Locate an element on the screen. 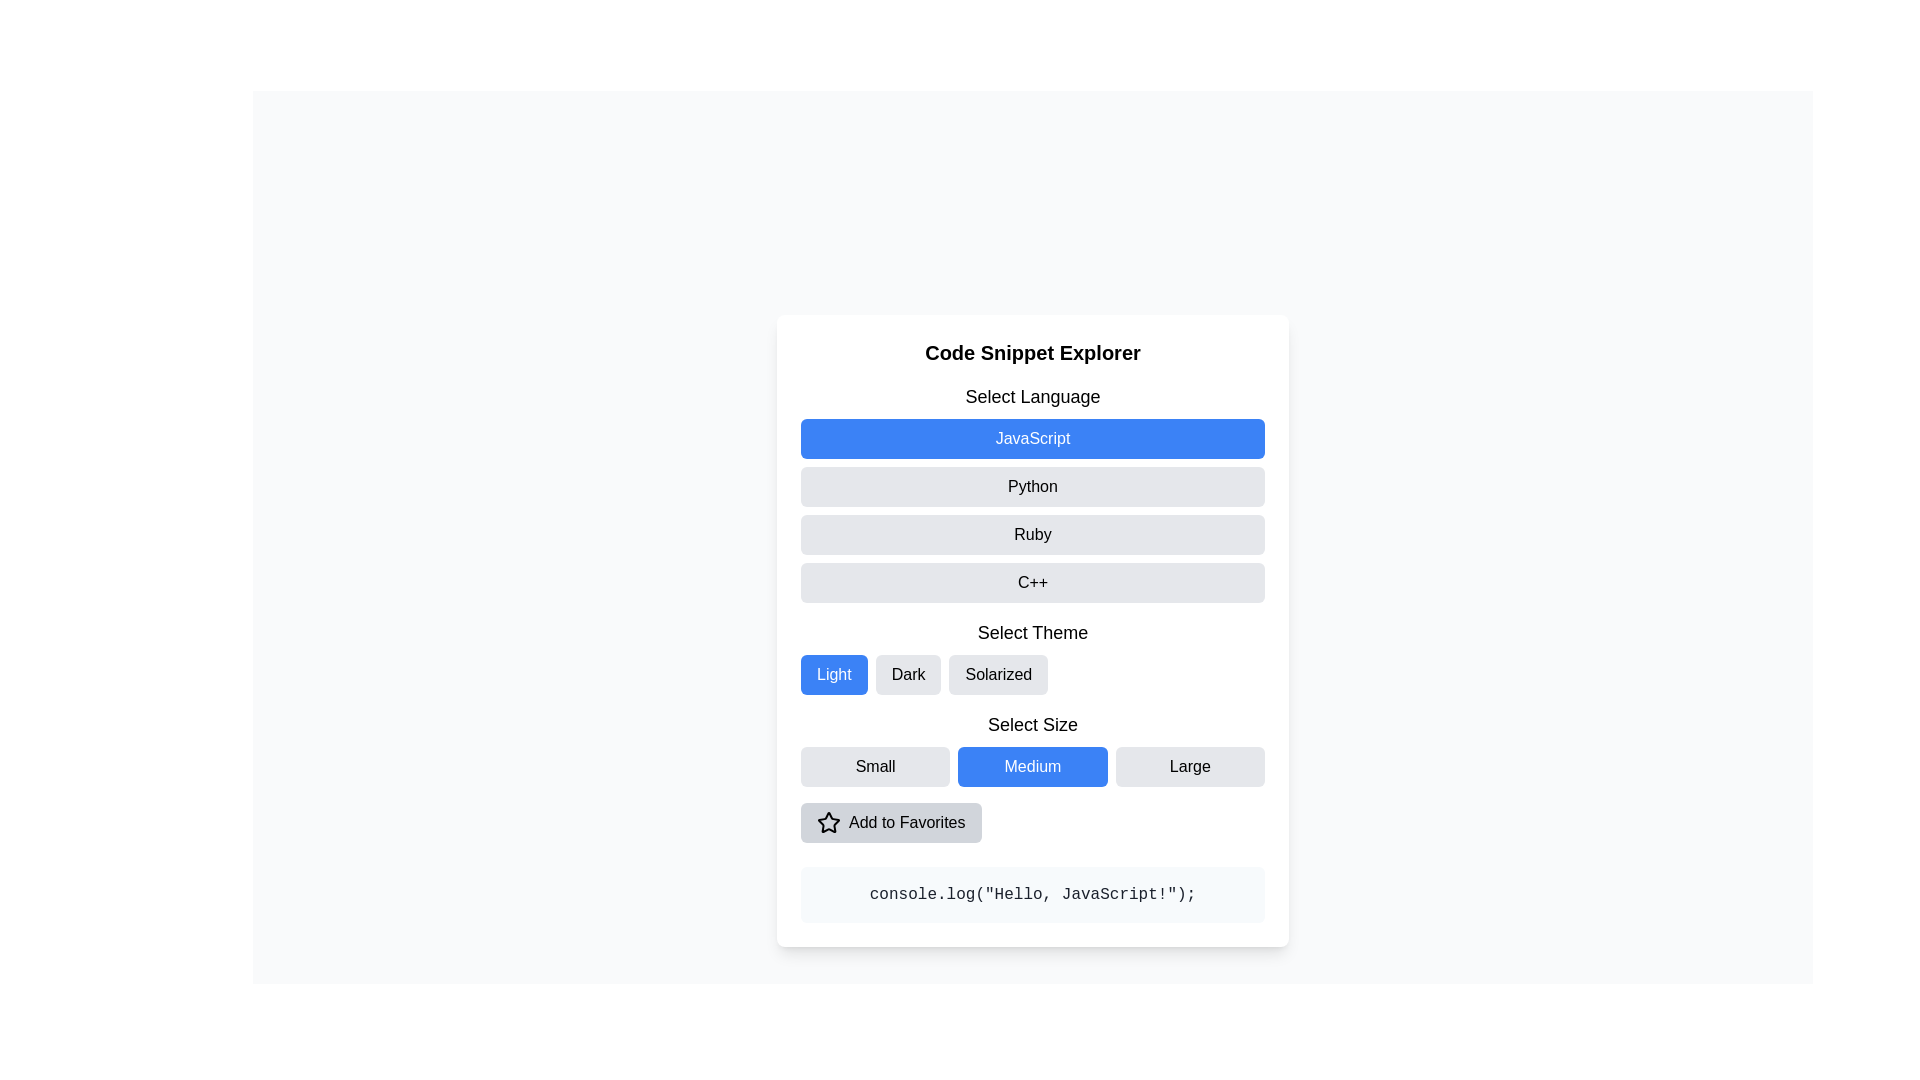 The height and width of the screenshot is (1080, 1920). the 'Small' size button located under the 'Select Size' label, which is the first button in a horizontal group of three size options is located at coordinates (875, 766).